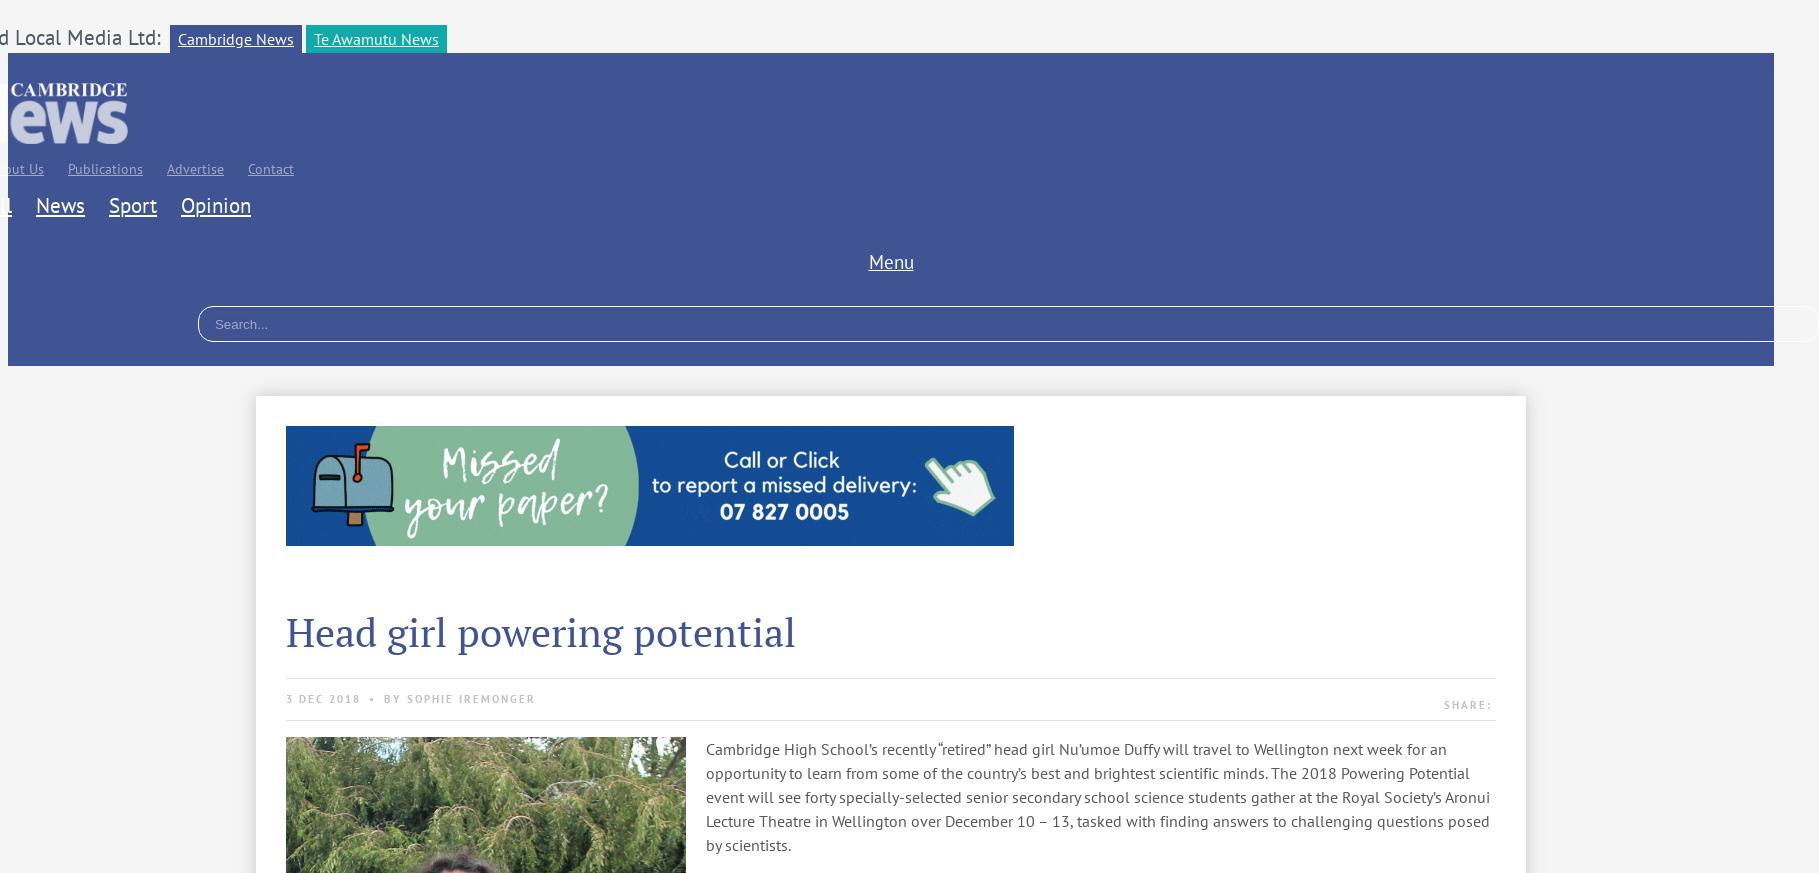  What do you see at coordinates (1466, 704) in the screenshot?
I see `'Share:'` at bounding box center [1466, 704].